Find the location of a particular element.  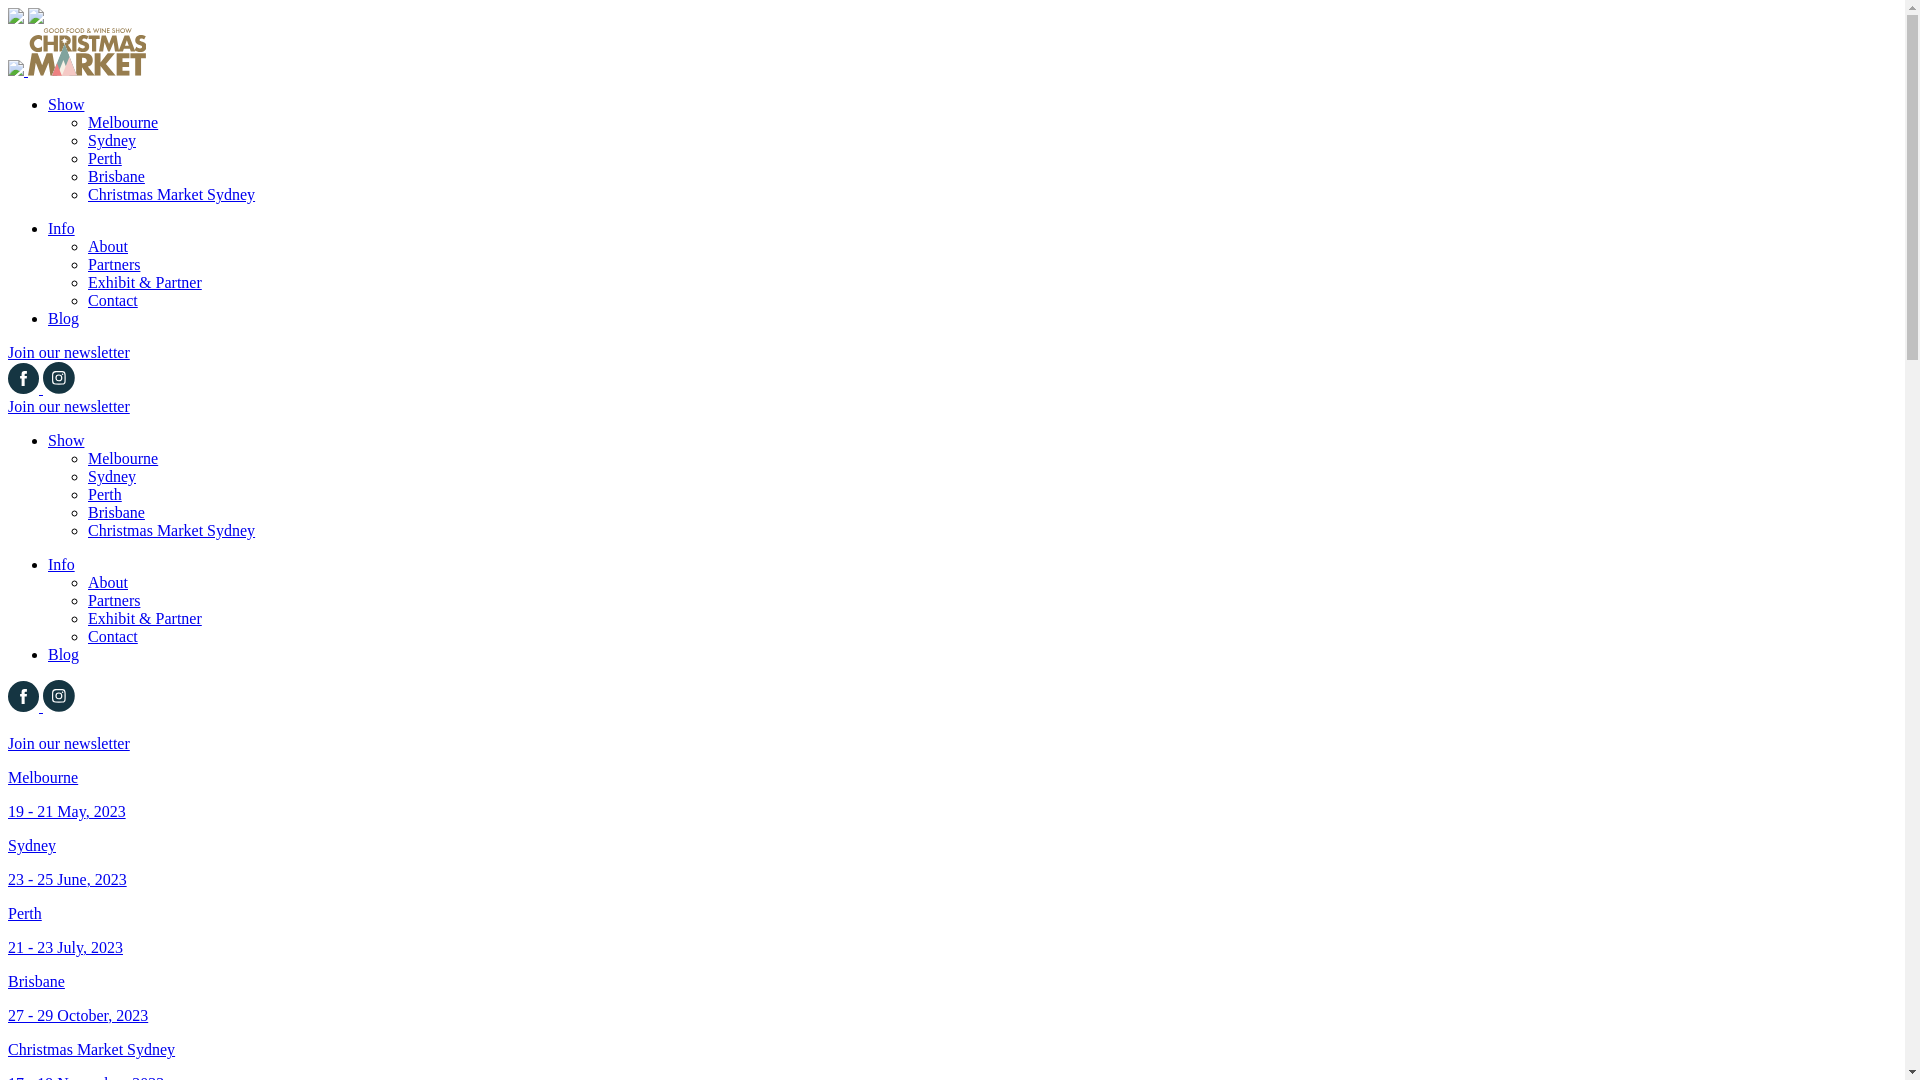

'Info' is located at coordinates (48, 227).